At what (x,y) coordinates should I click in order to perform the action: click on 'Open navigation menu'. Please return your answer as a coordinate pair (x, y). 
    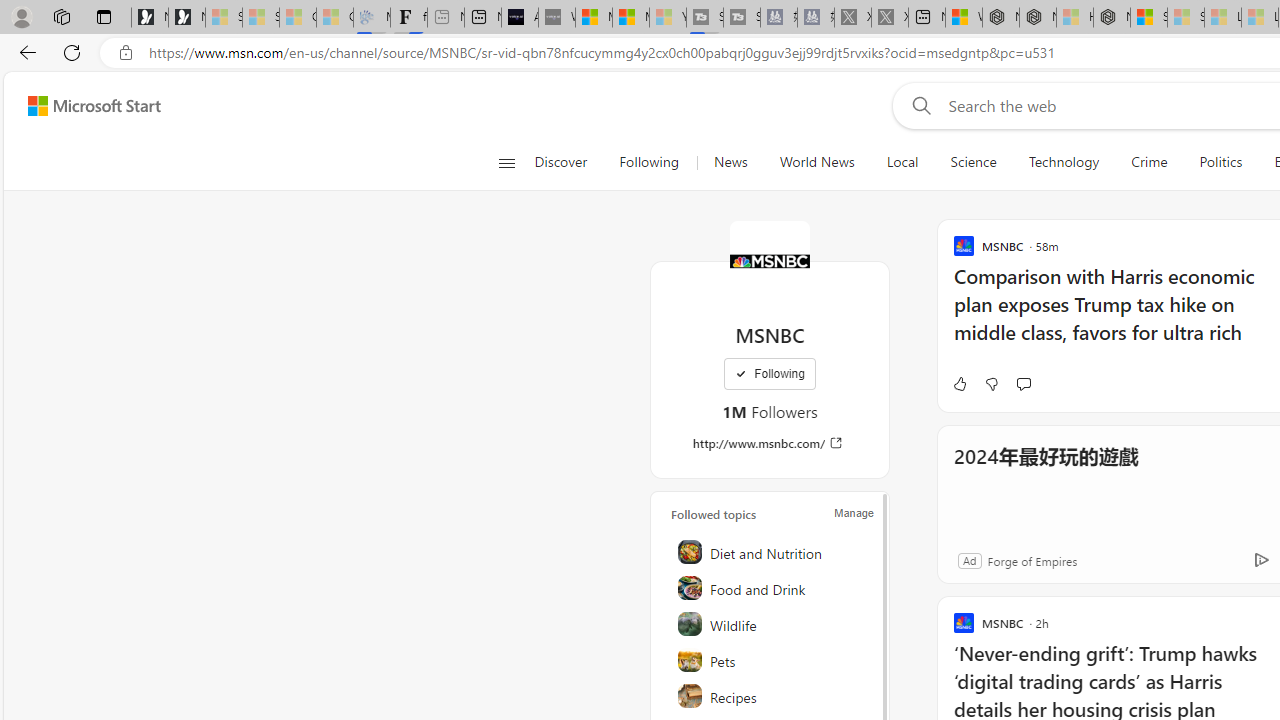
    Looking at the image, I should click on (506, 162).